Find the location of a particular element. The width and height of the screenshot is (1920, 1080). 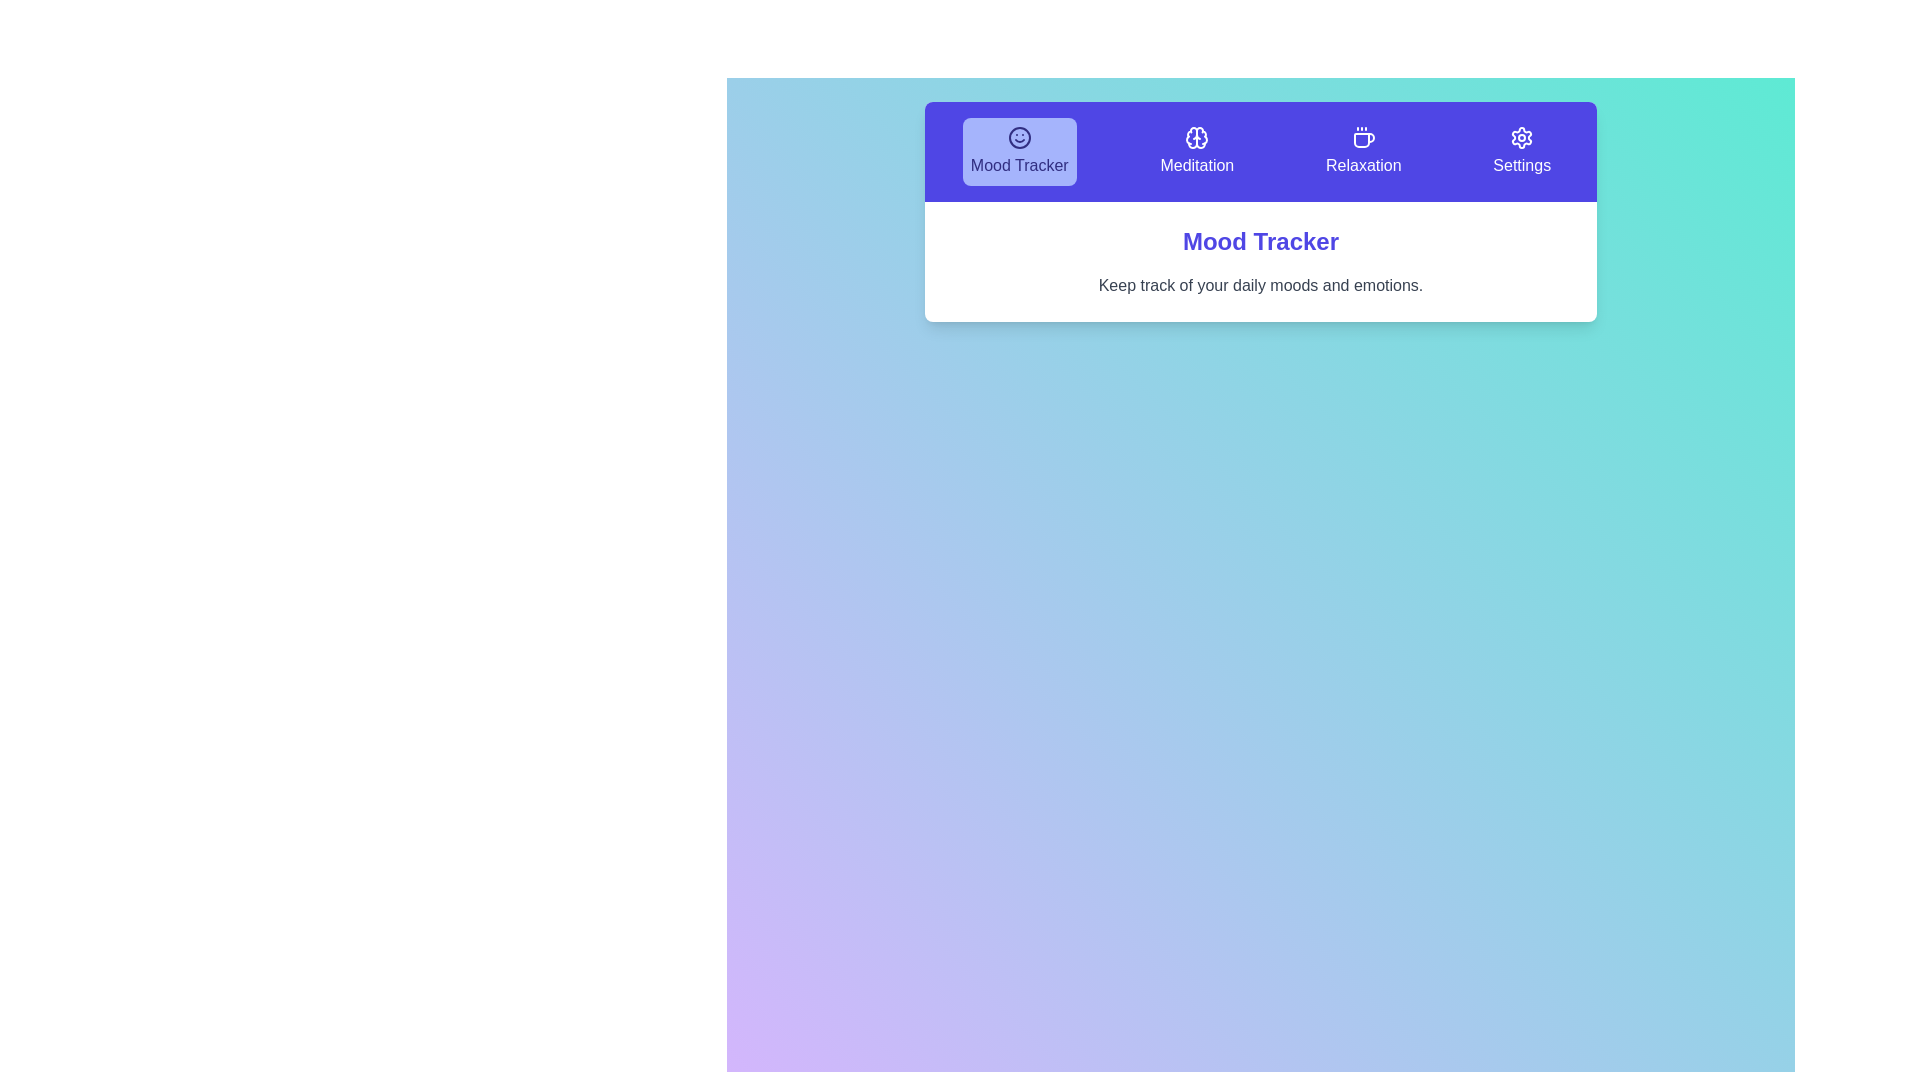

the title text label that serves as a heading, positioned centrally above the subtext 'Keep track of your daily moods and emotions.' is located at coordinates (1260, 241).